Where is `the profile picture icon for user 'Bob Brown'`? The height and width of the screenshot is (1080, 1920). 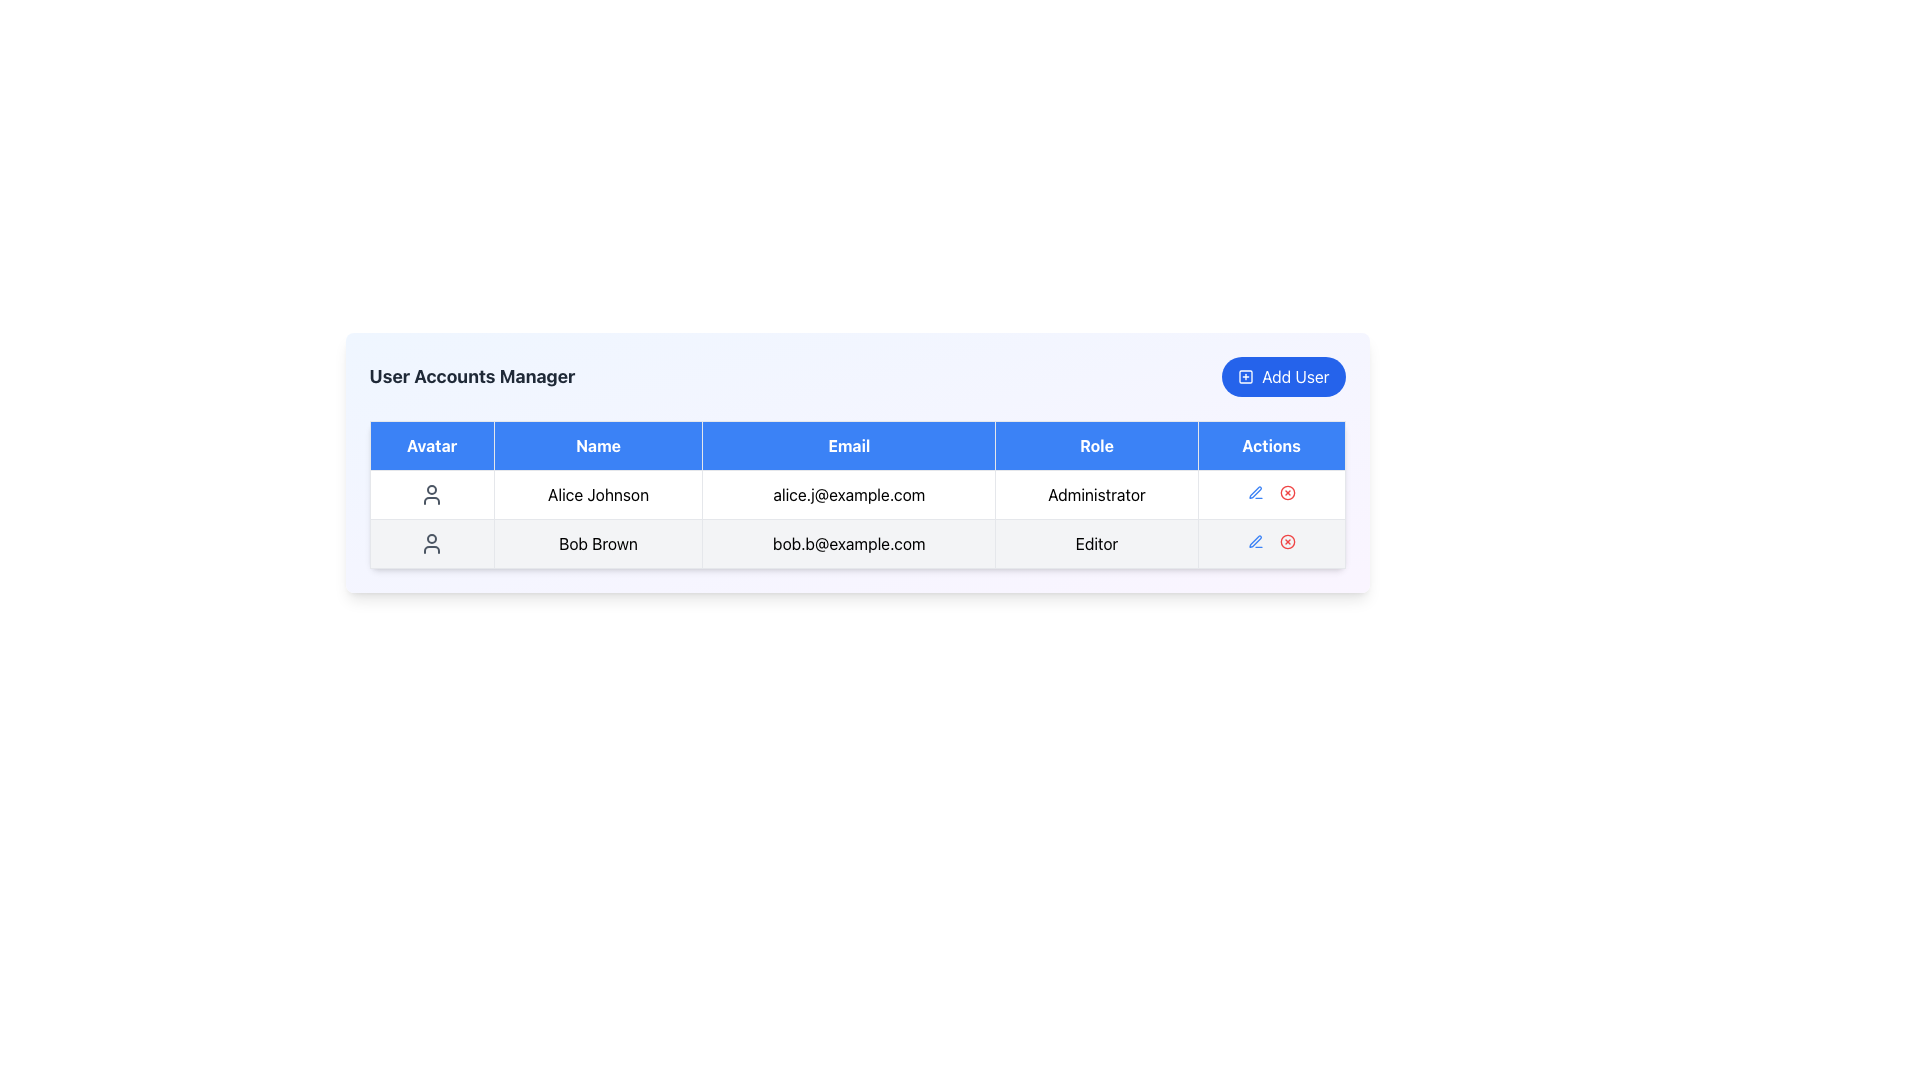
the profile picture icon for user 'Bob Brown' is located at coordinates (431, 543).